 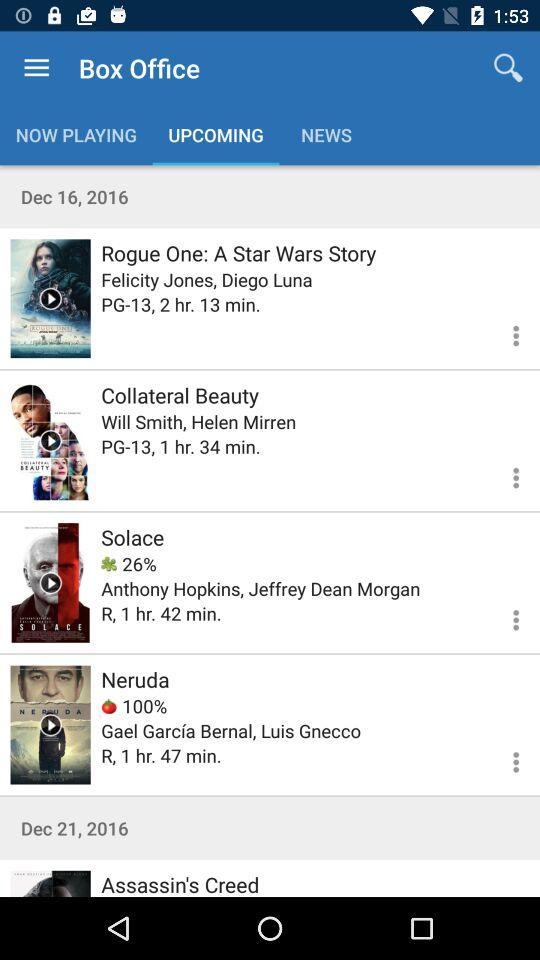 What do you see at coordinates (135, 679) in the screenshot?
I see `item above 100%` at bounding box center [135, 679].